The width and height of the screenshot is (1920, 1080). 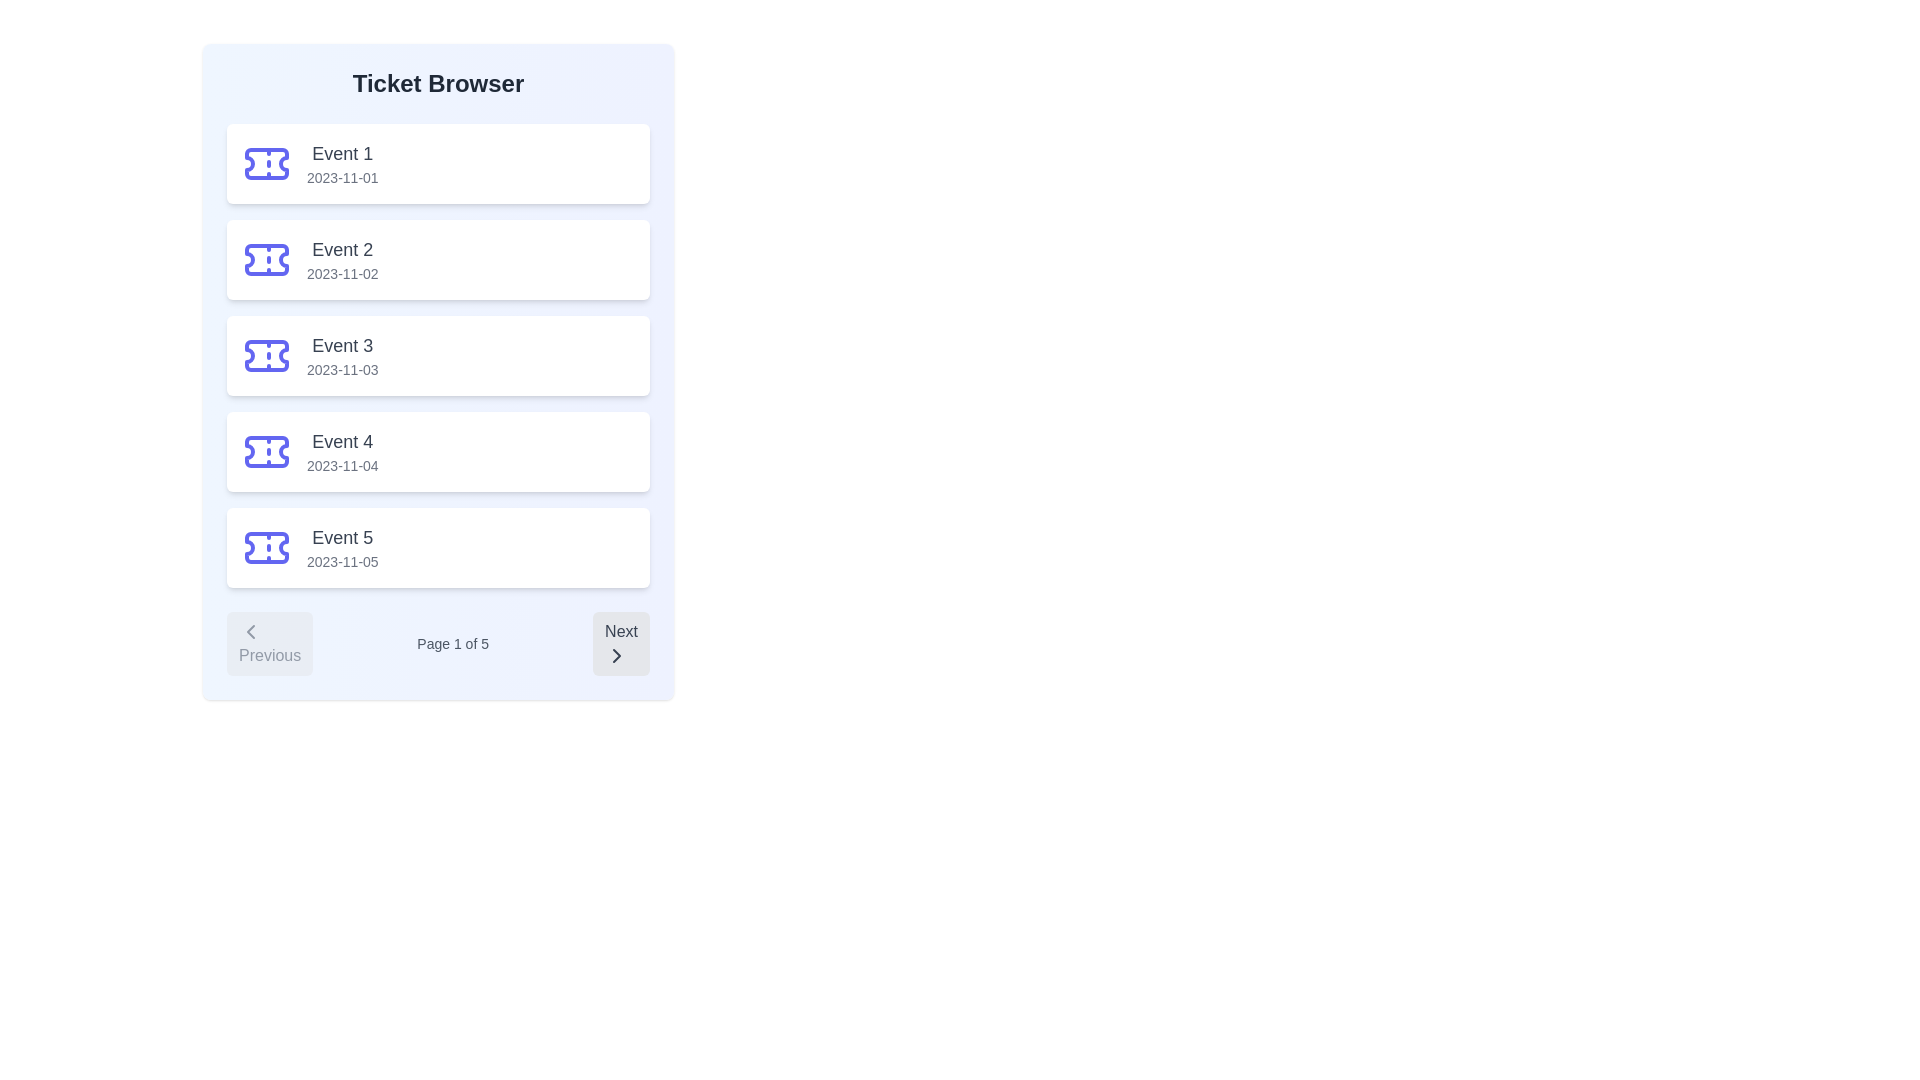 What do you see at coordinates (437, 258) in the screenshot?
I see `the event card UI element located in the second row of the list, which displays the event name and date` at bounding box center [437, 258].